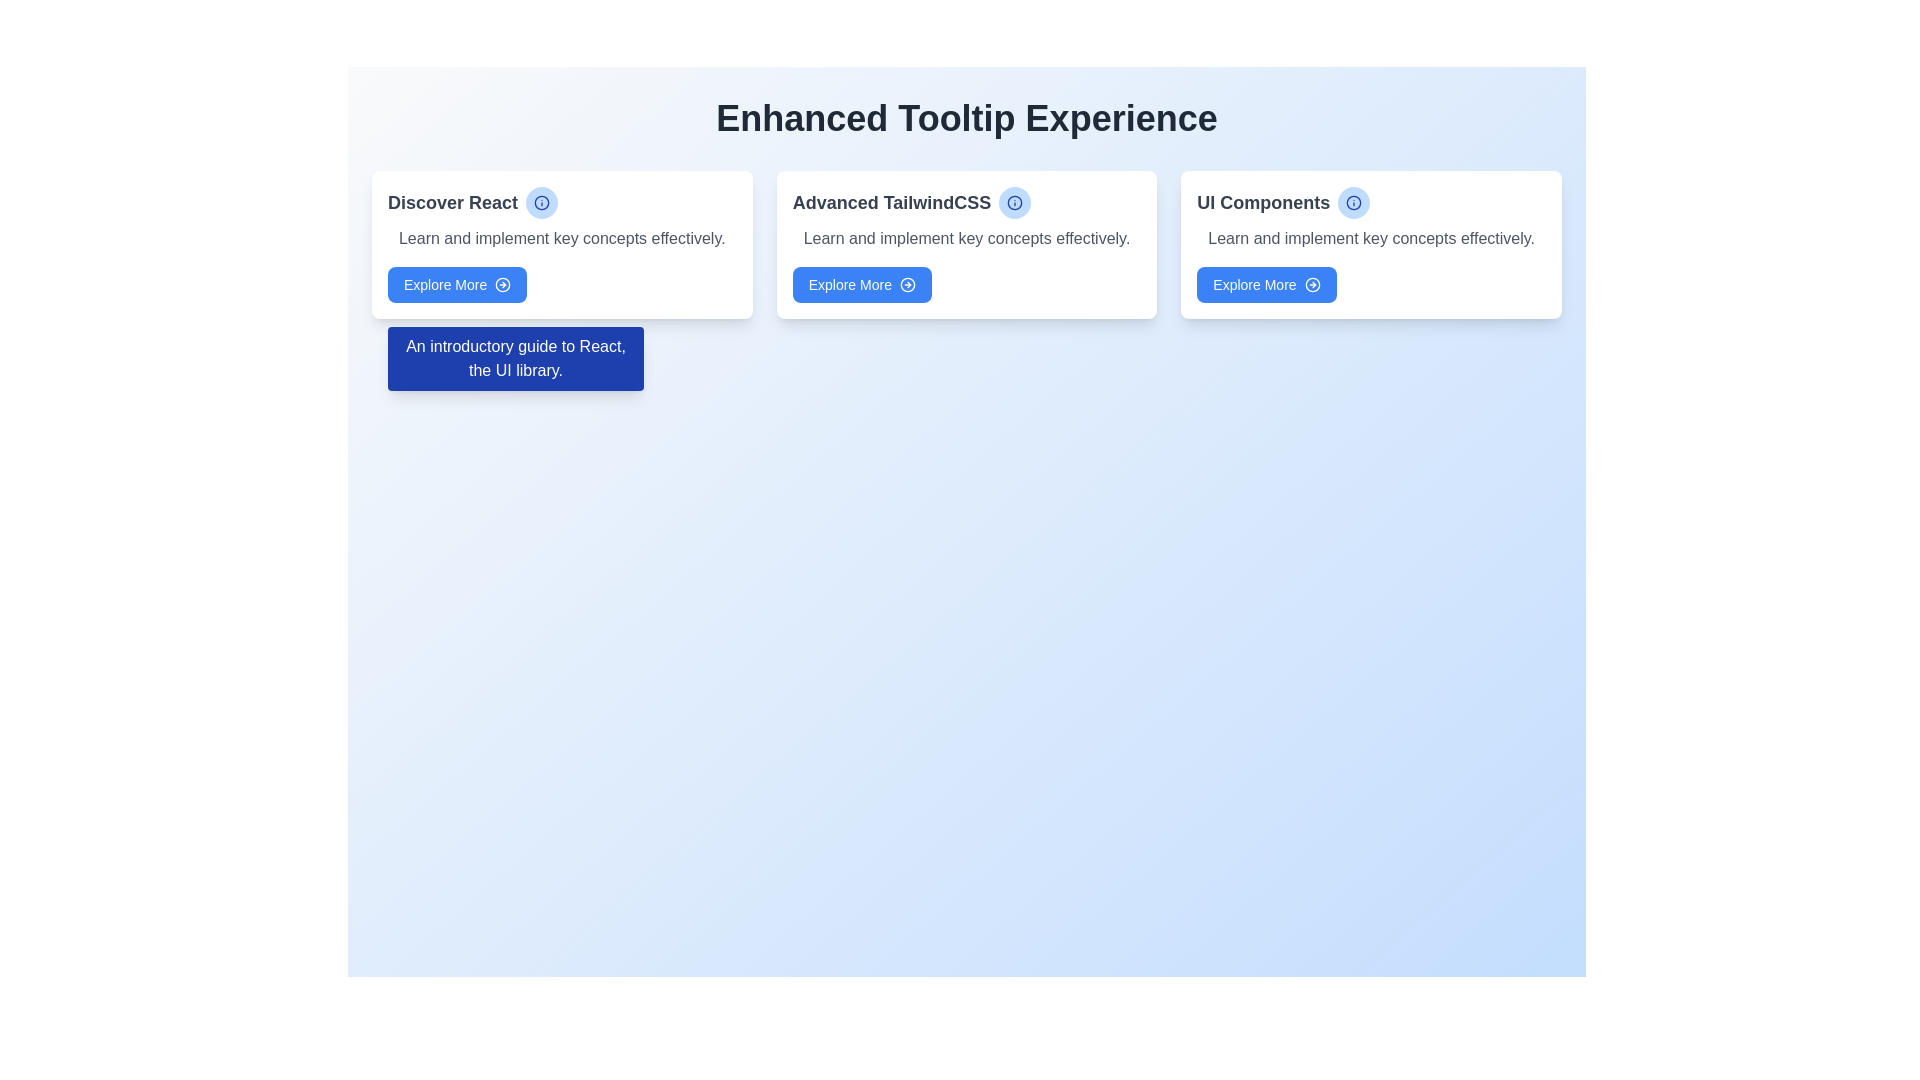 The height and width of the screenshot is (1080, 1920). What do you see at coordinates (1266, 285) in the screenshot?
I see `the button located at the bottom right corner of the 'UI Components' section` at bounding box center [1266, 285].